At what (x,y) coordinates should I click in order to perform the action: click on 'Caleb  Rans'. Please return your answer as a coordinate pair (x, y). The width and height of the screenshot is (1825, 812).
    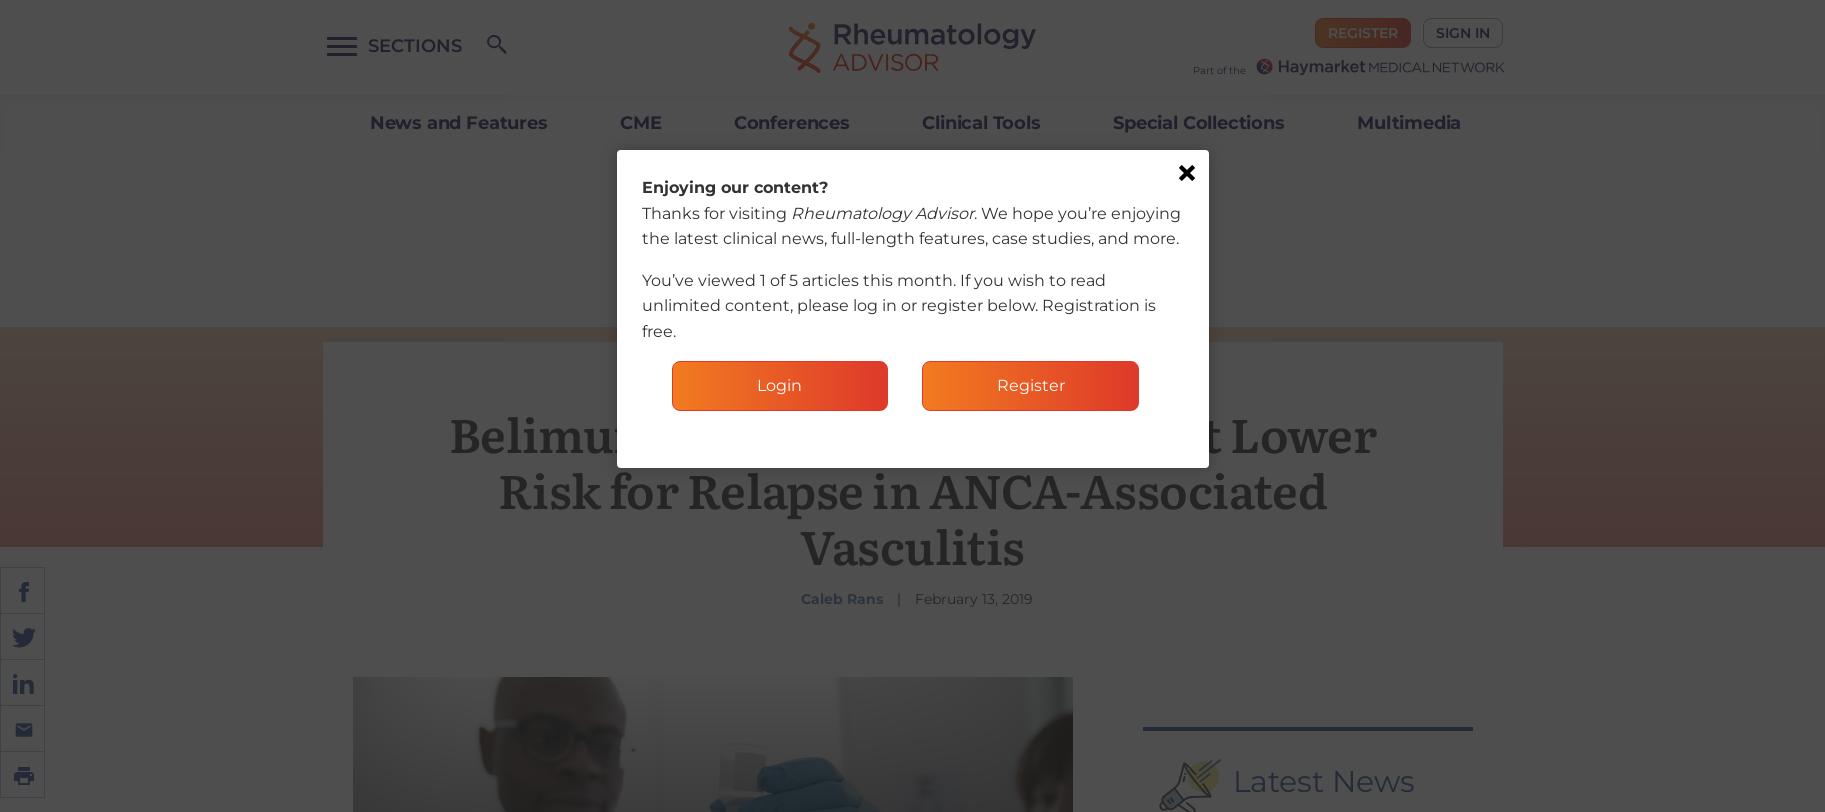
    Looking at the image, I should click on (841, 598).